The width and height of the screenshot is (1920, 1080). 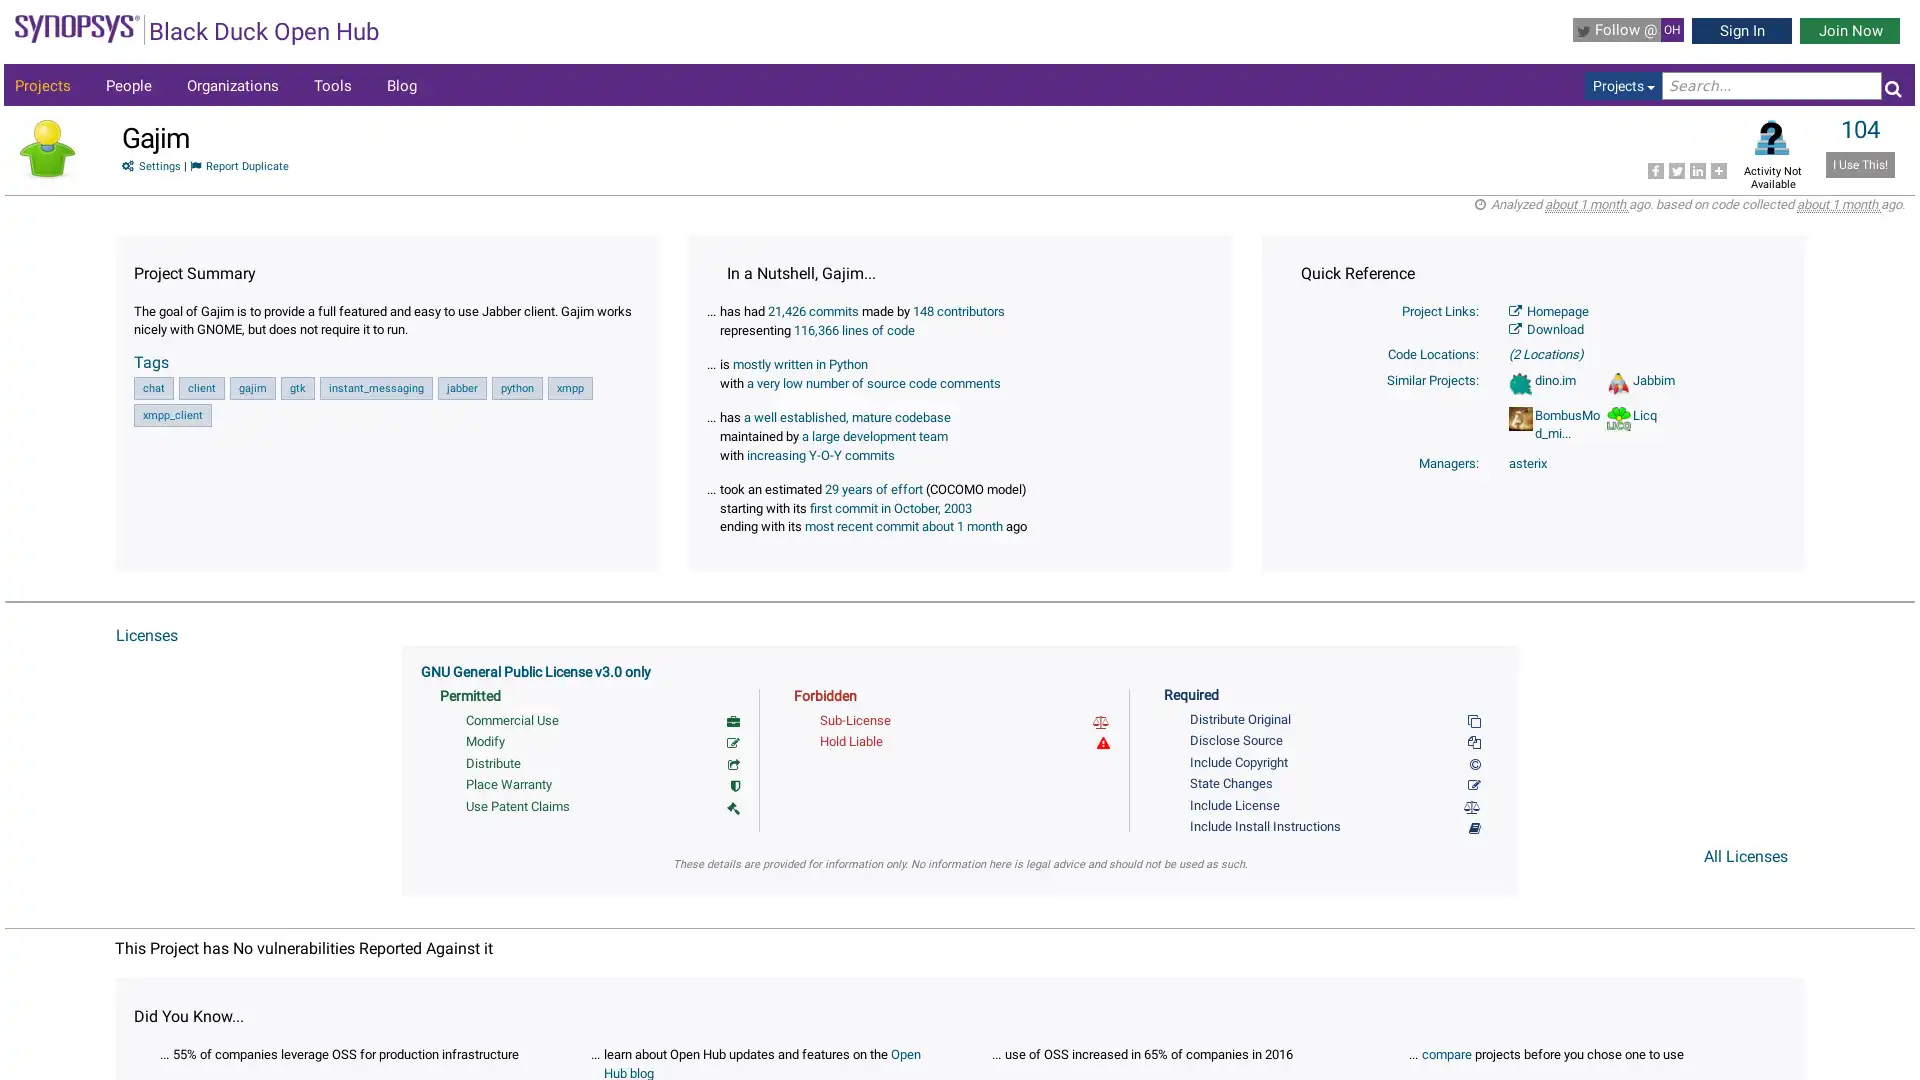 I want to click on Share to More, so click(x=1717, y=169).